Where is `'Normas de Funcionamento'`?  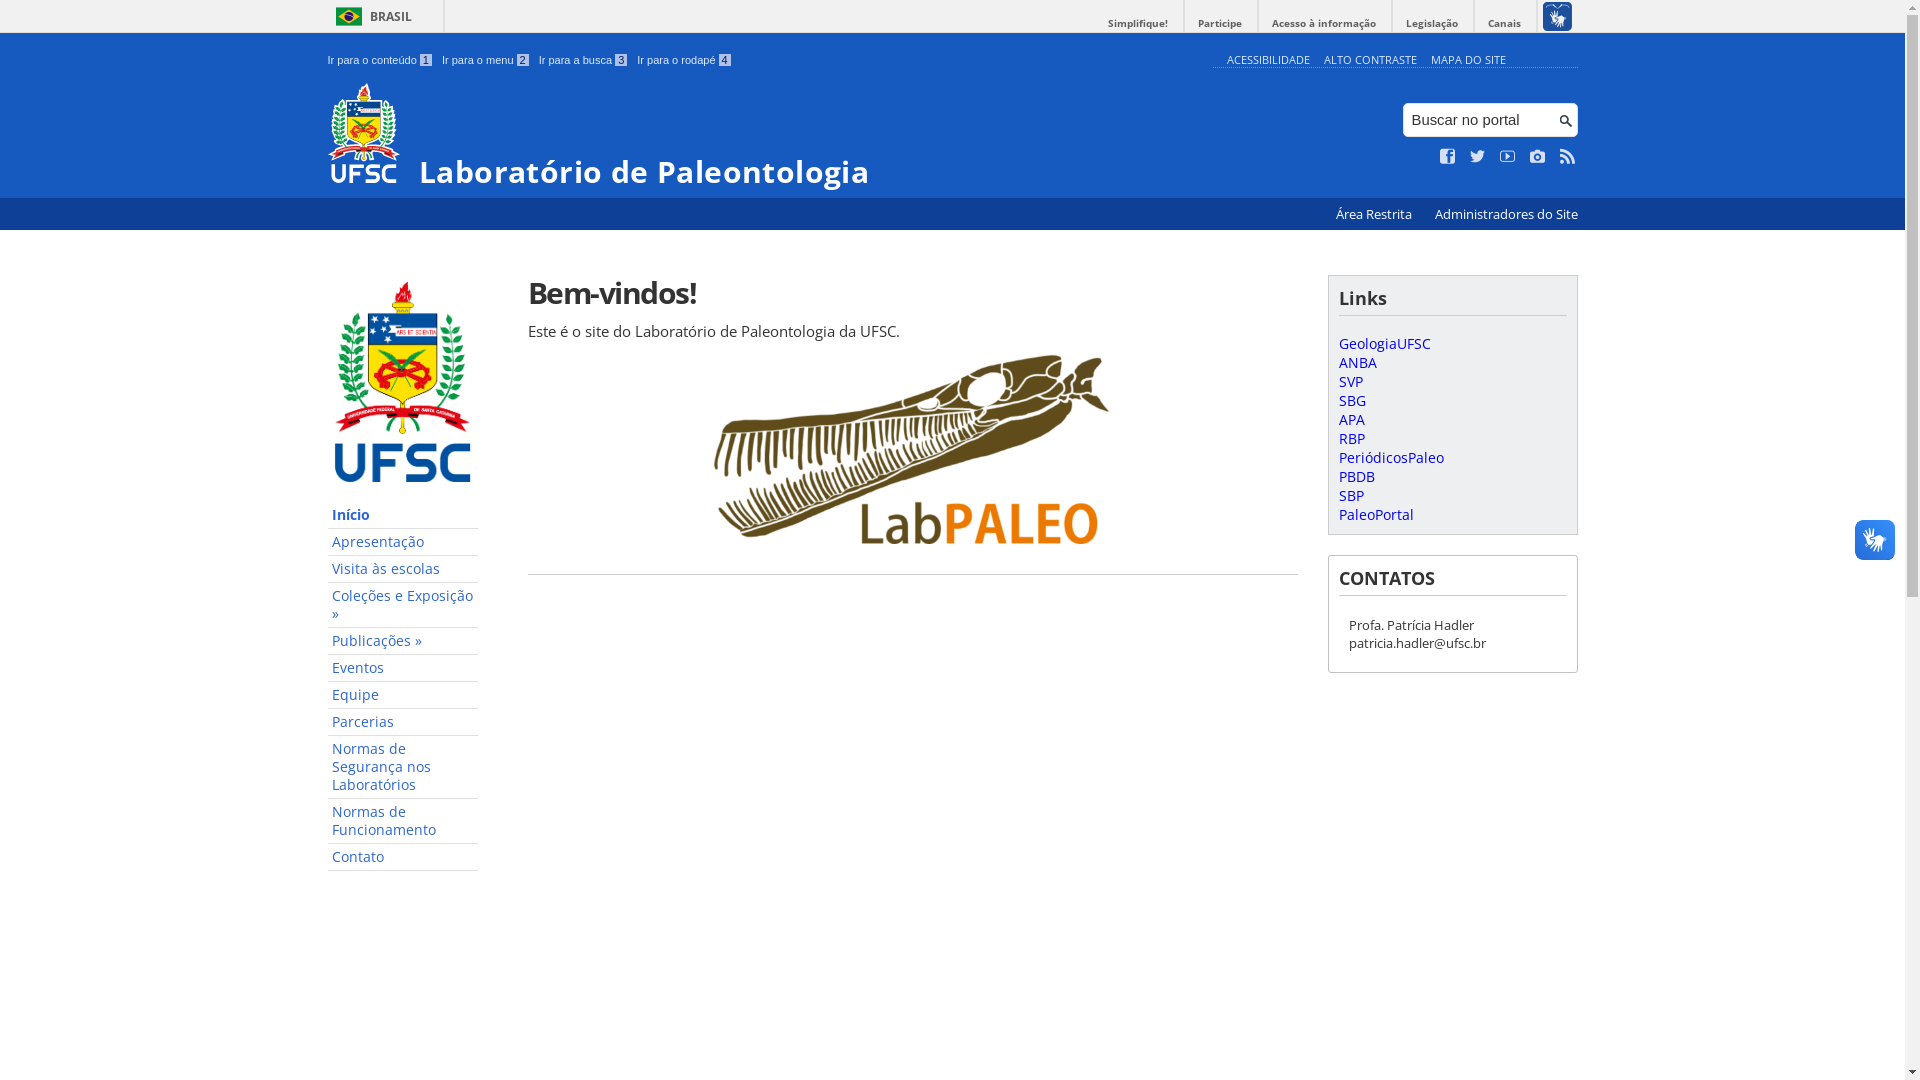 'Normas de Funcionamento' is located at coordinates (402, 821).